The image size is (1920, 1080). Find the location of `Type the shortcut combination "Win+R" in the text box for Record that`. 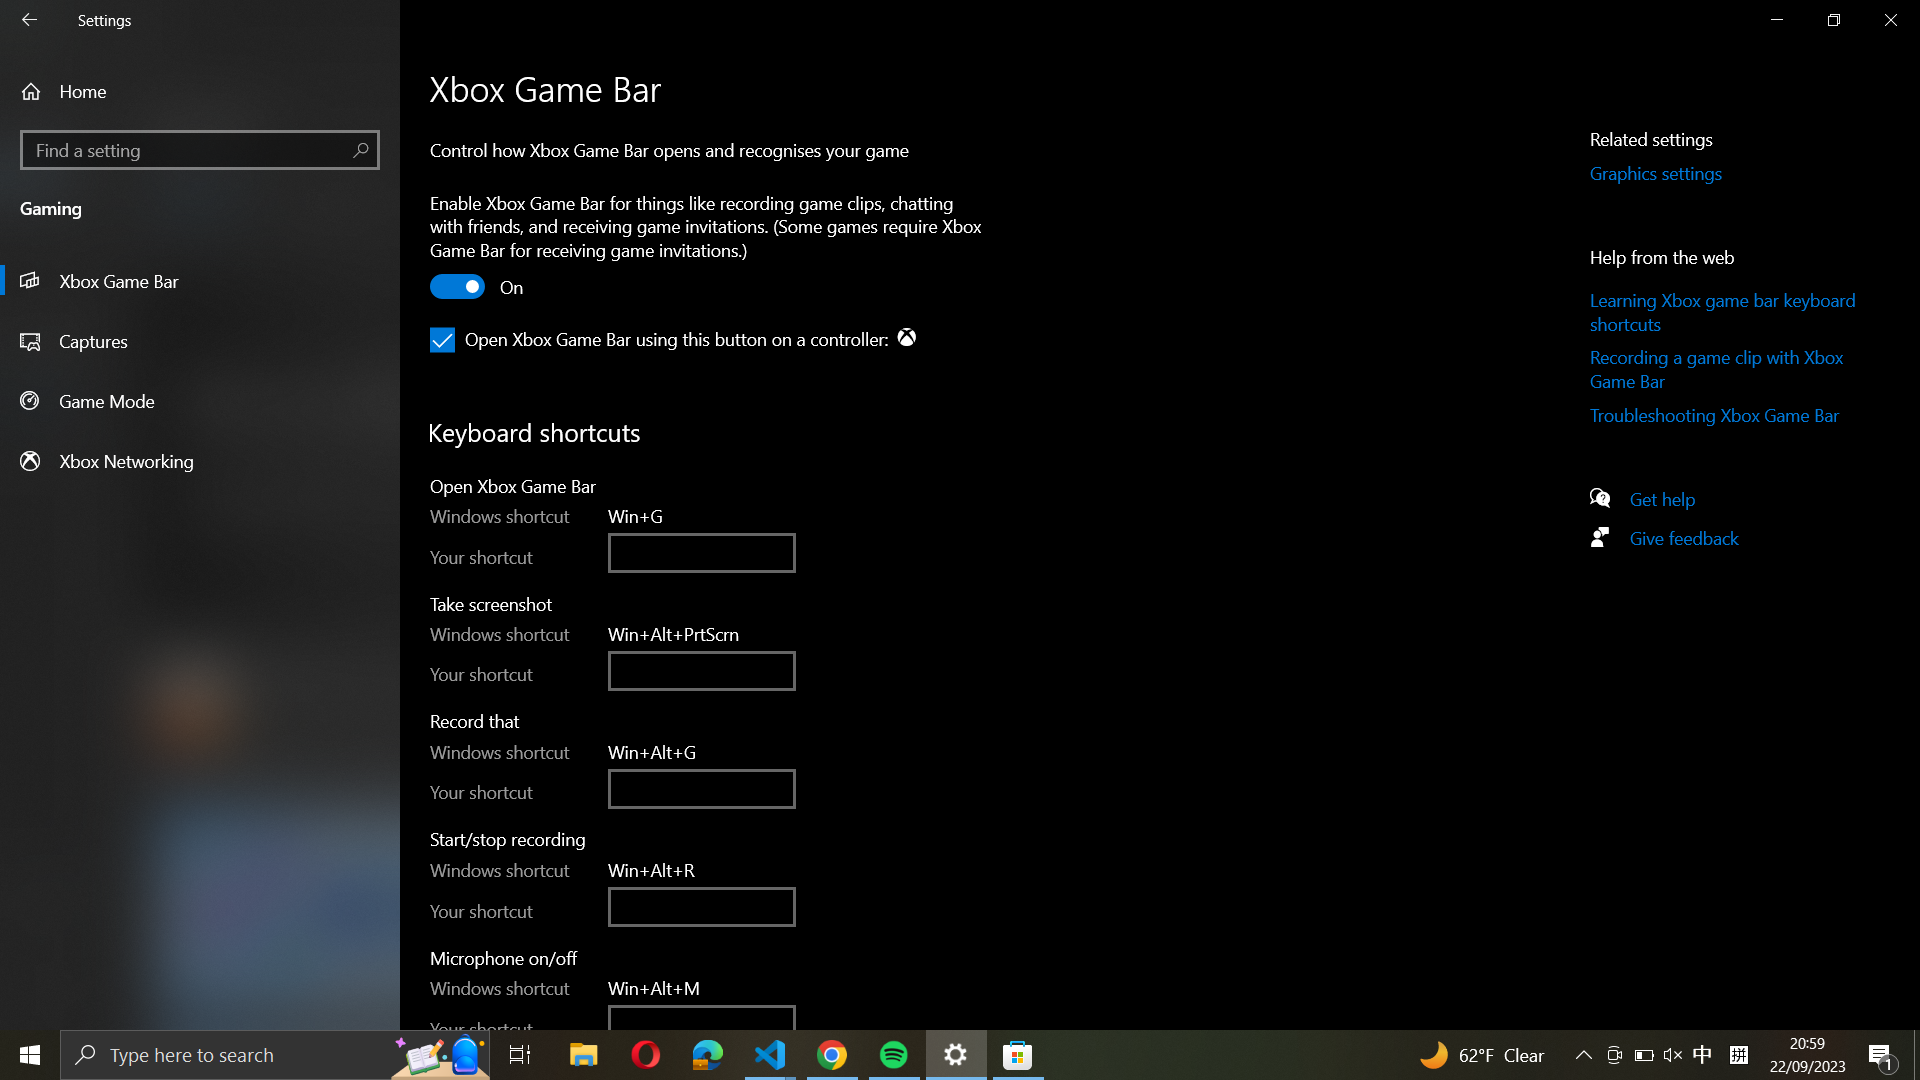

Type the shortcut combination "Win+R" in the text box for Record that is located at coordinates (702, 787).